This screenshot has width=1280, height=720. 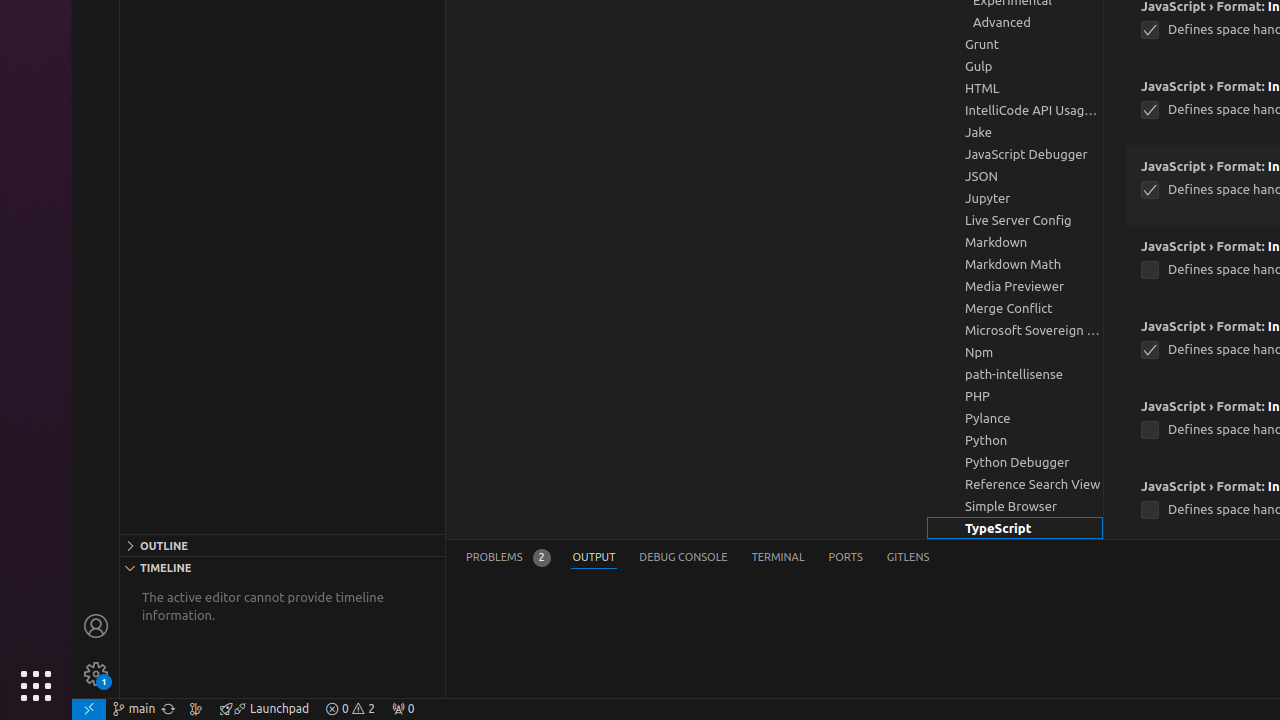 What do you see at coordinates (1015, 65) in the screenshot?
I see `'Gulp, group'` at bounding box center [1015, 65].